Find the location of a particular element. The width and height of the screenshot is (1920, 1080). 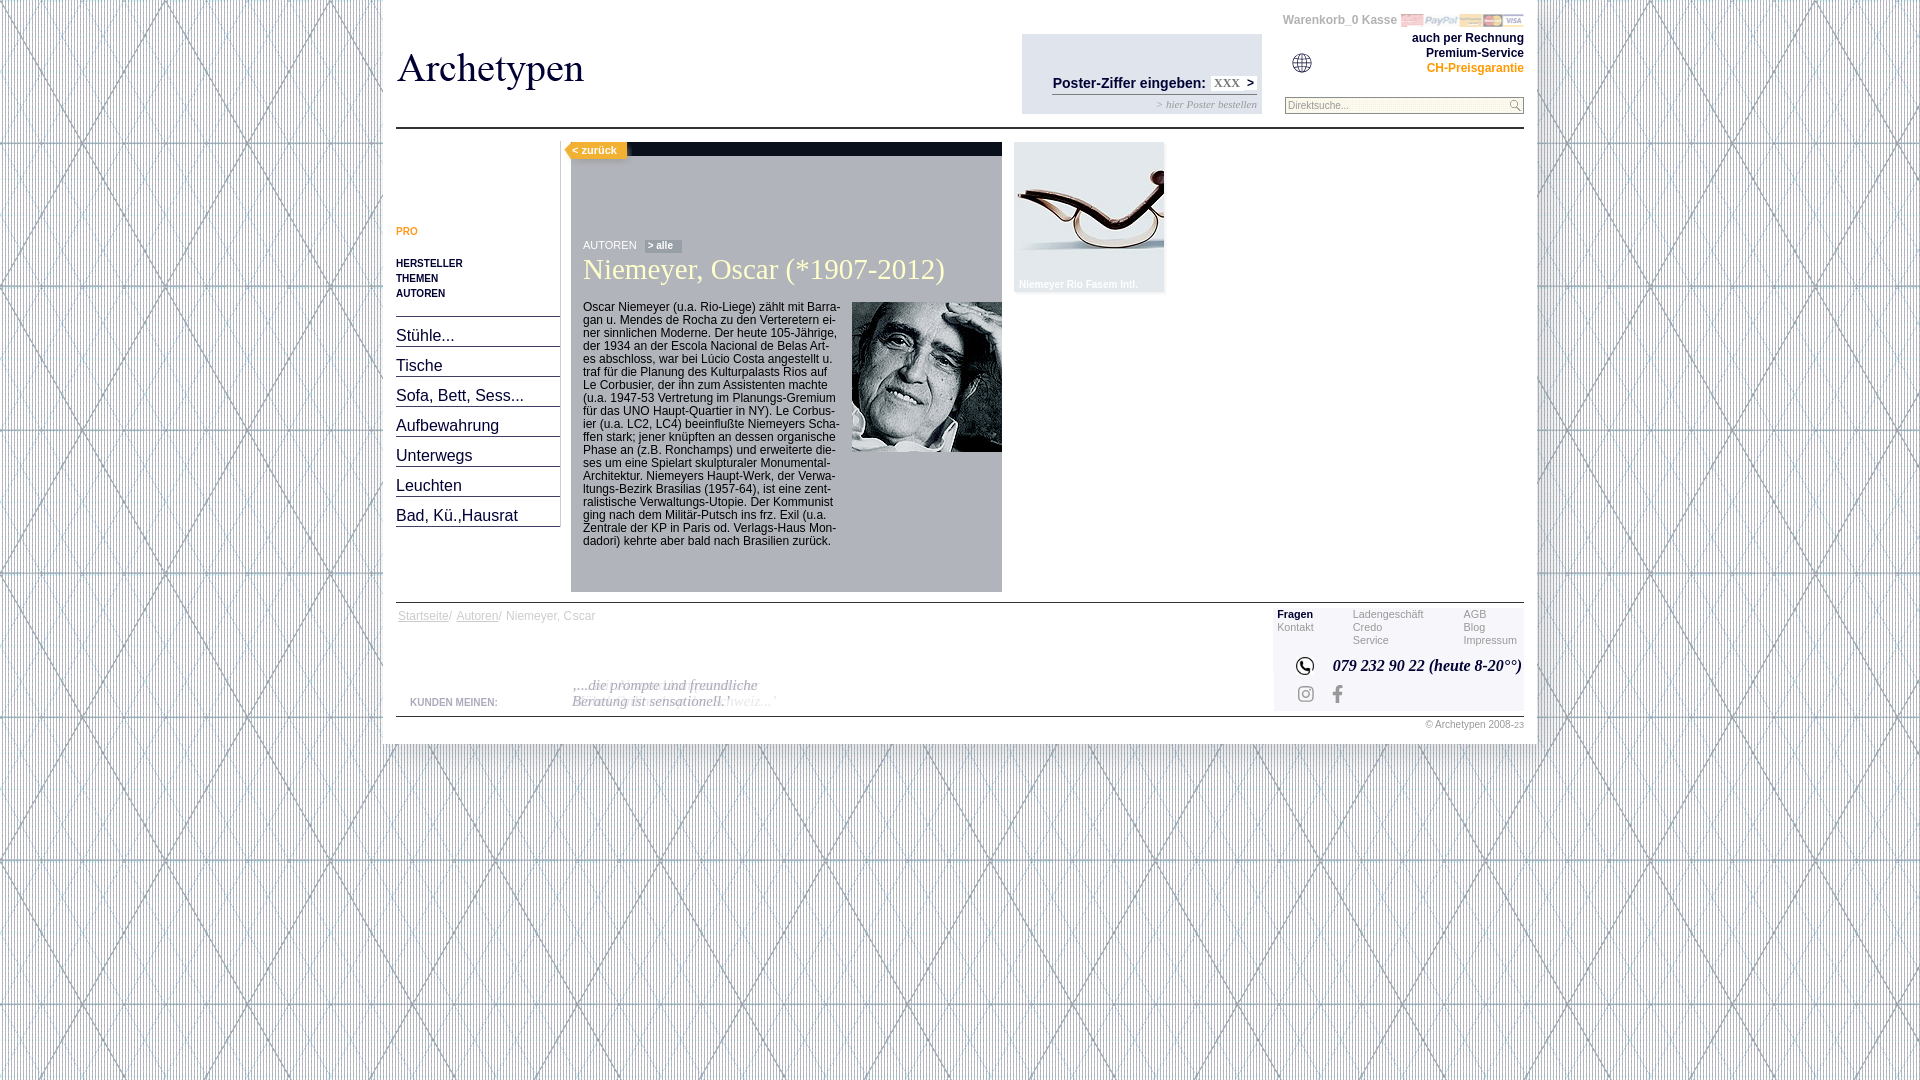

'Aufbewahrung' is located at coordinates (446, 424).